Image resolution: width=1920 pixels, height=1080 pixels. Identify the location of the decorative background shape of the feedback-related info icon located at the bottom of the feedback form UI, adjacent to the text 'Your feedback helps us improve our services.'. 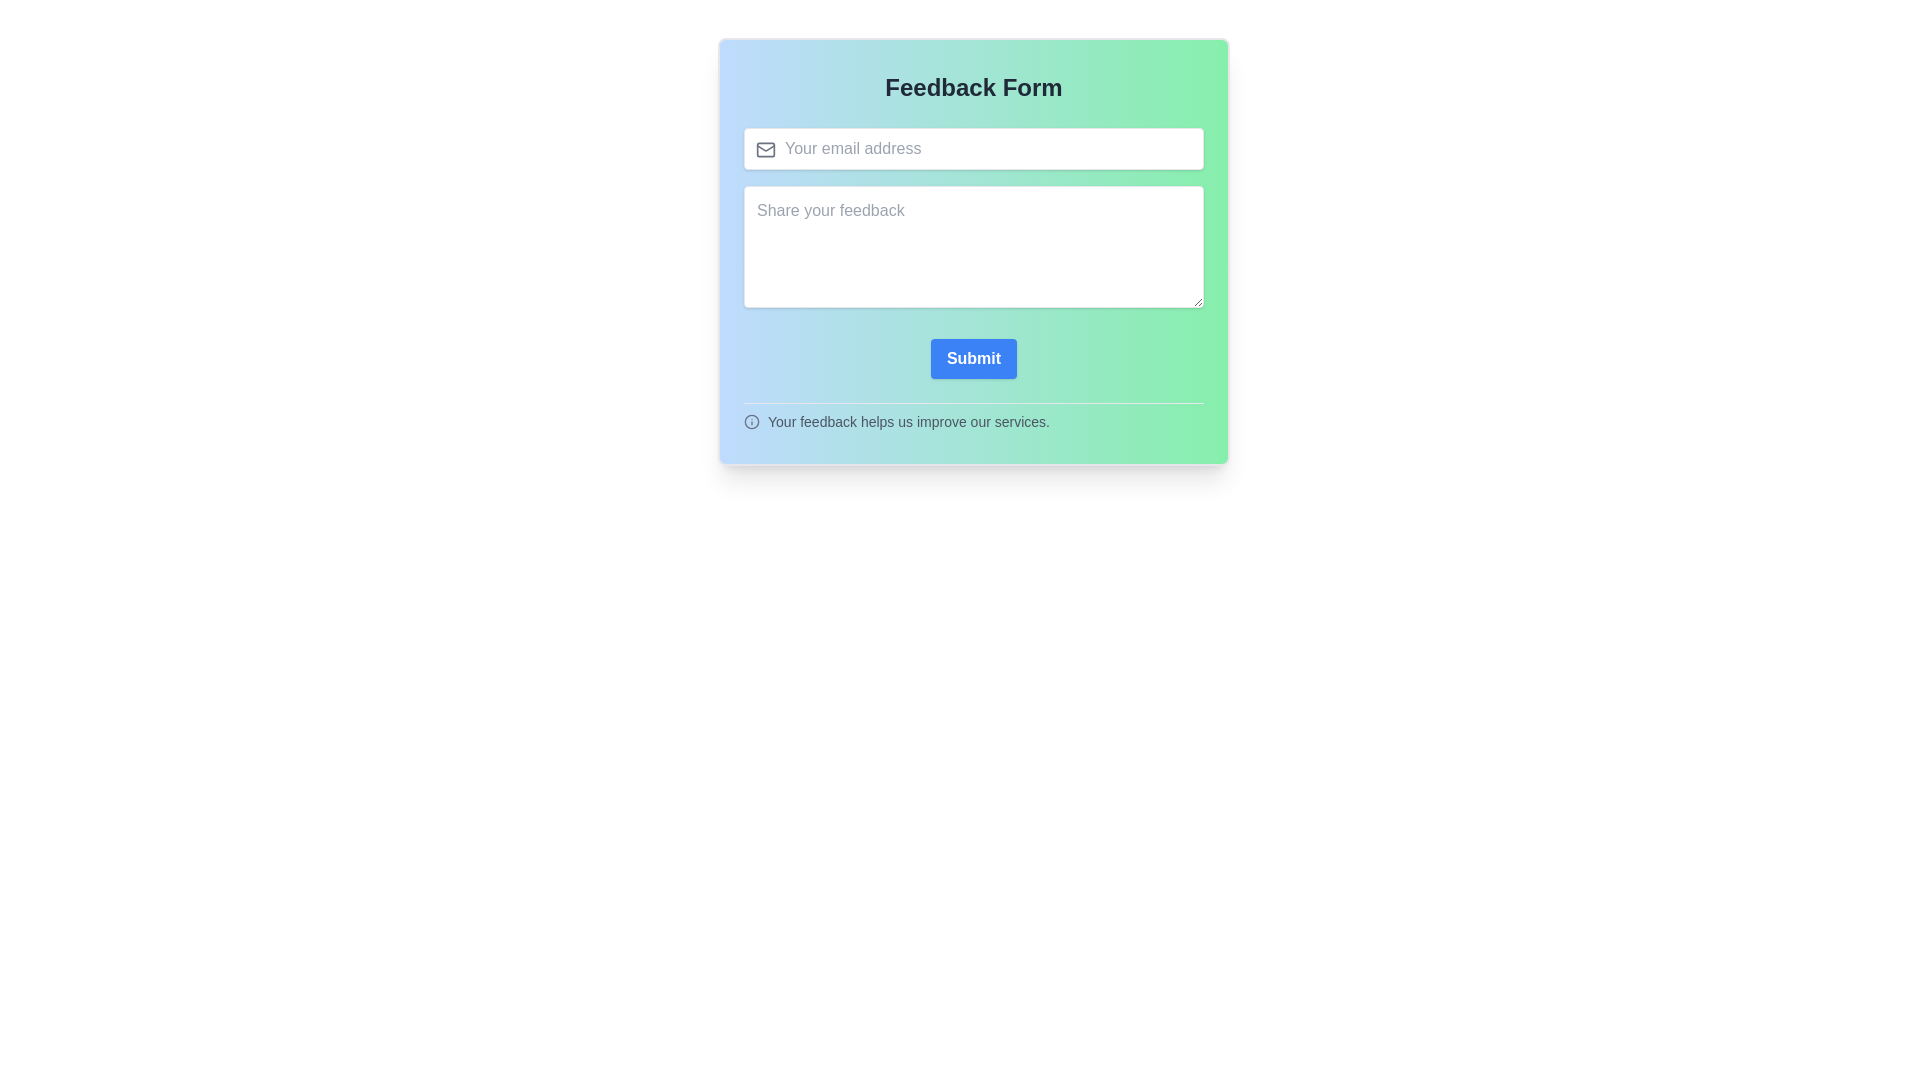
(751, 420).